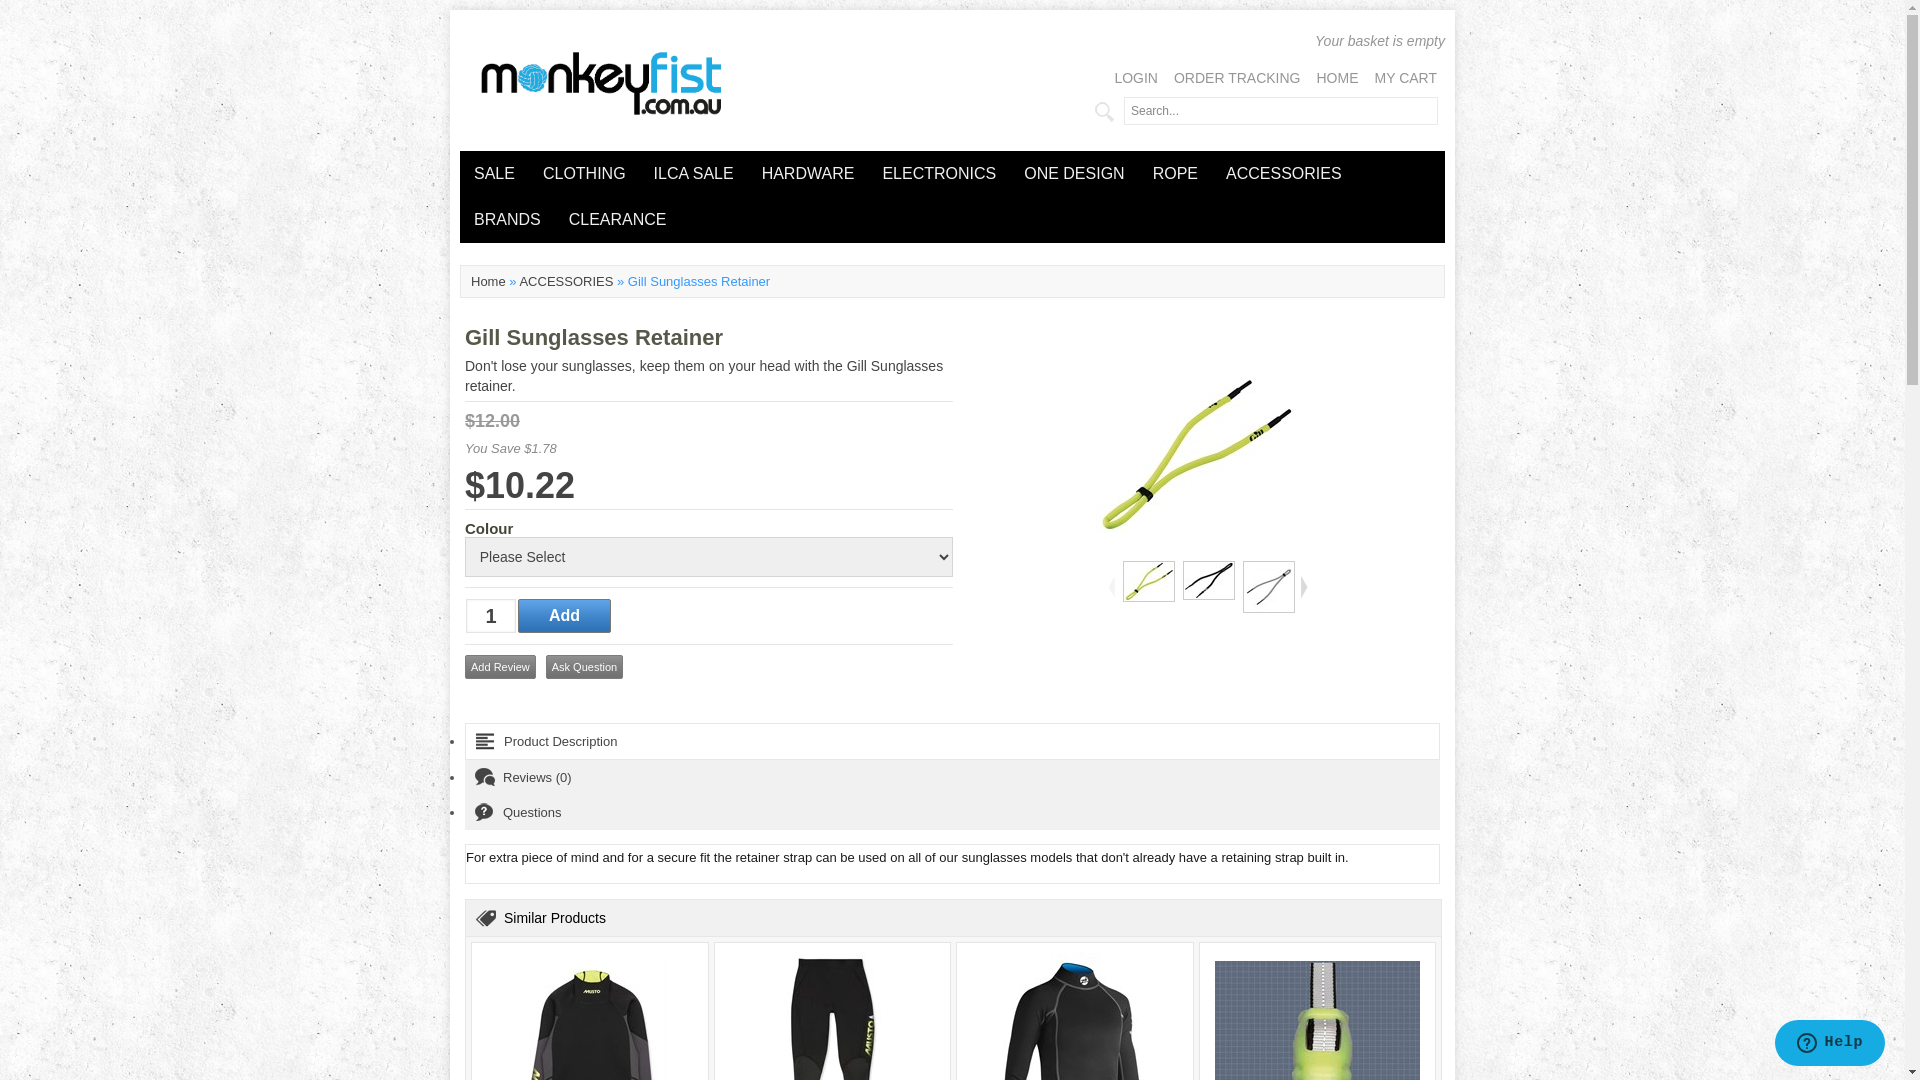 The width and height of the screenshot is (1920, 1080). Describe the element at coordinates (1774, 1044) in the screenshot. I see `'Opens a widget where you can chat to one of our agents'` at that location.